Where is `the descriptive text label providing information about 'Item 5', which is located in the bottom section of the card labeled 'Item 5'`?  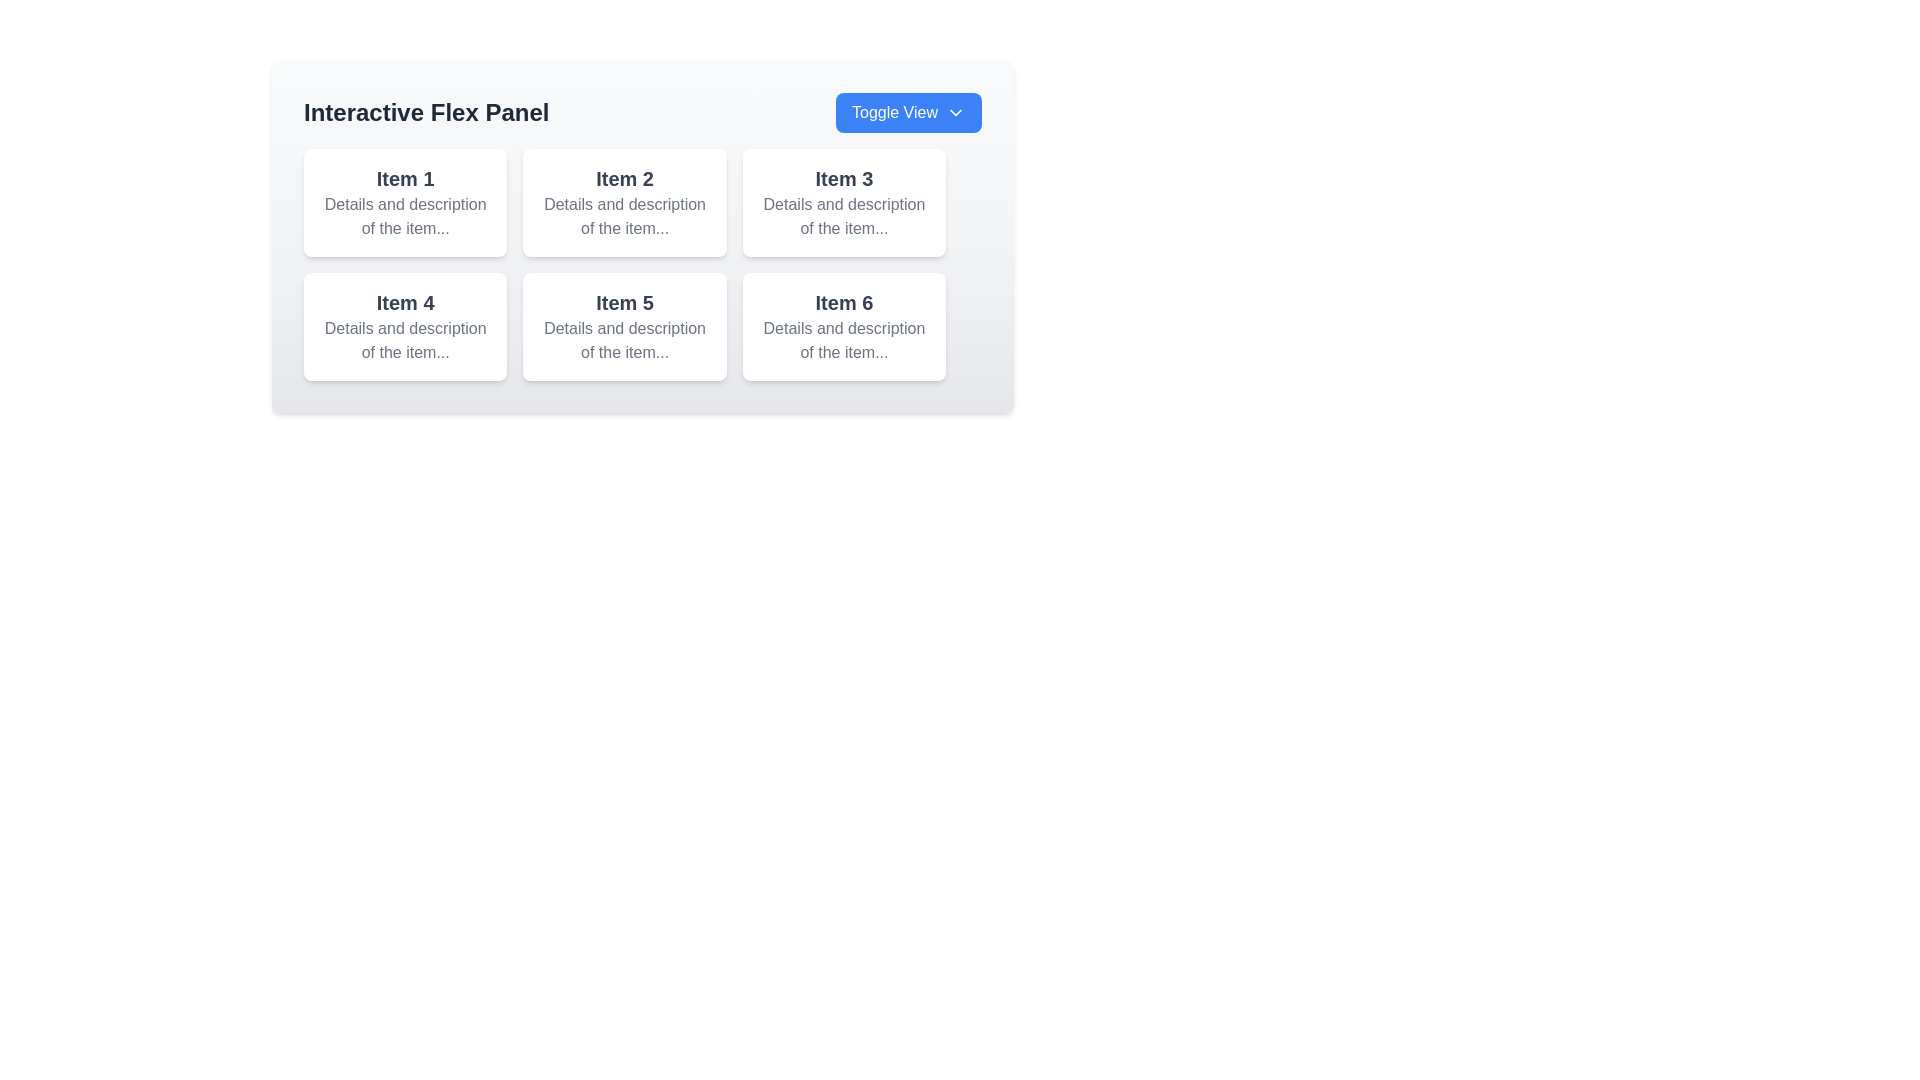 the descriptive text label providing information about 'Item 5', which is located in the bottom section of the card labeled 'Item 5' is located at coordinates (624, 339).